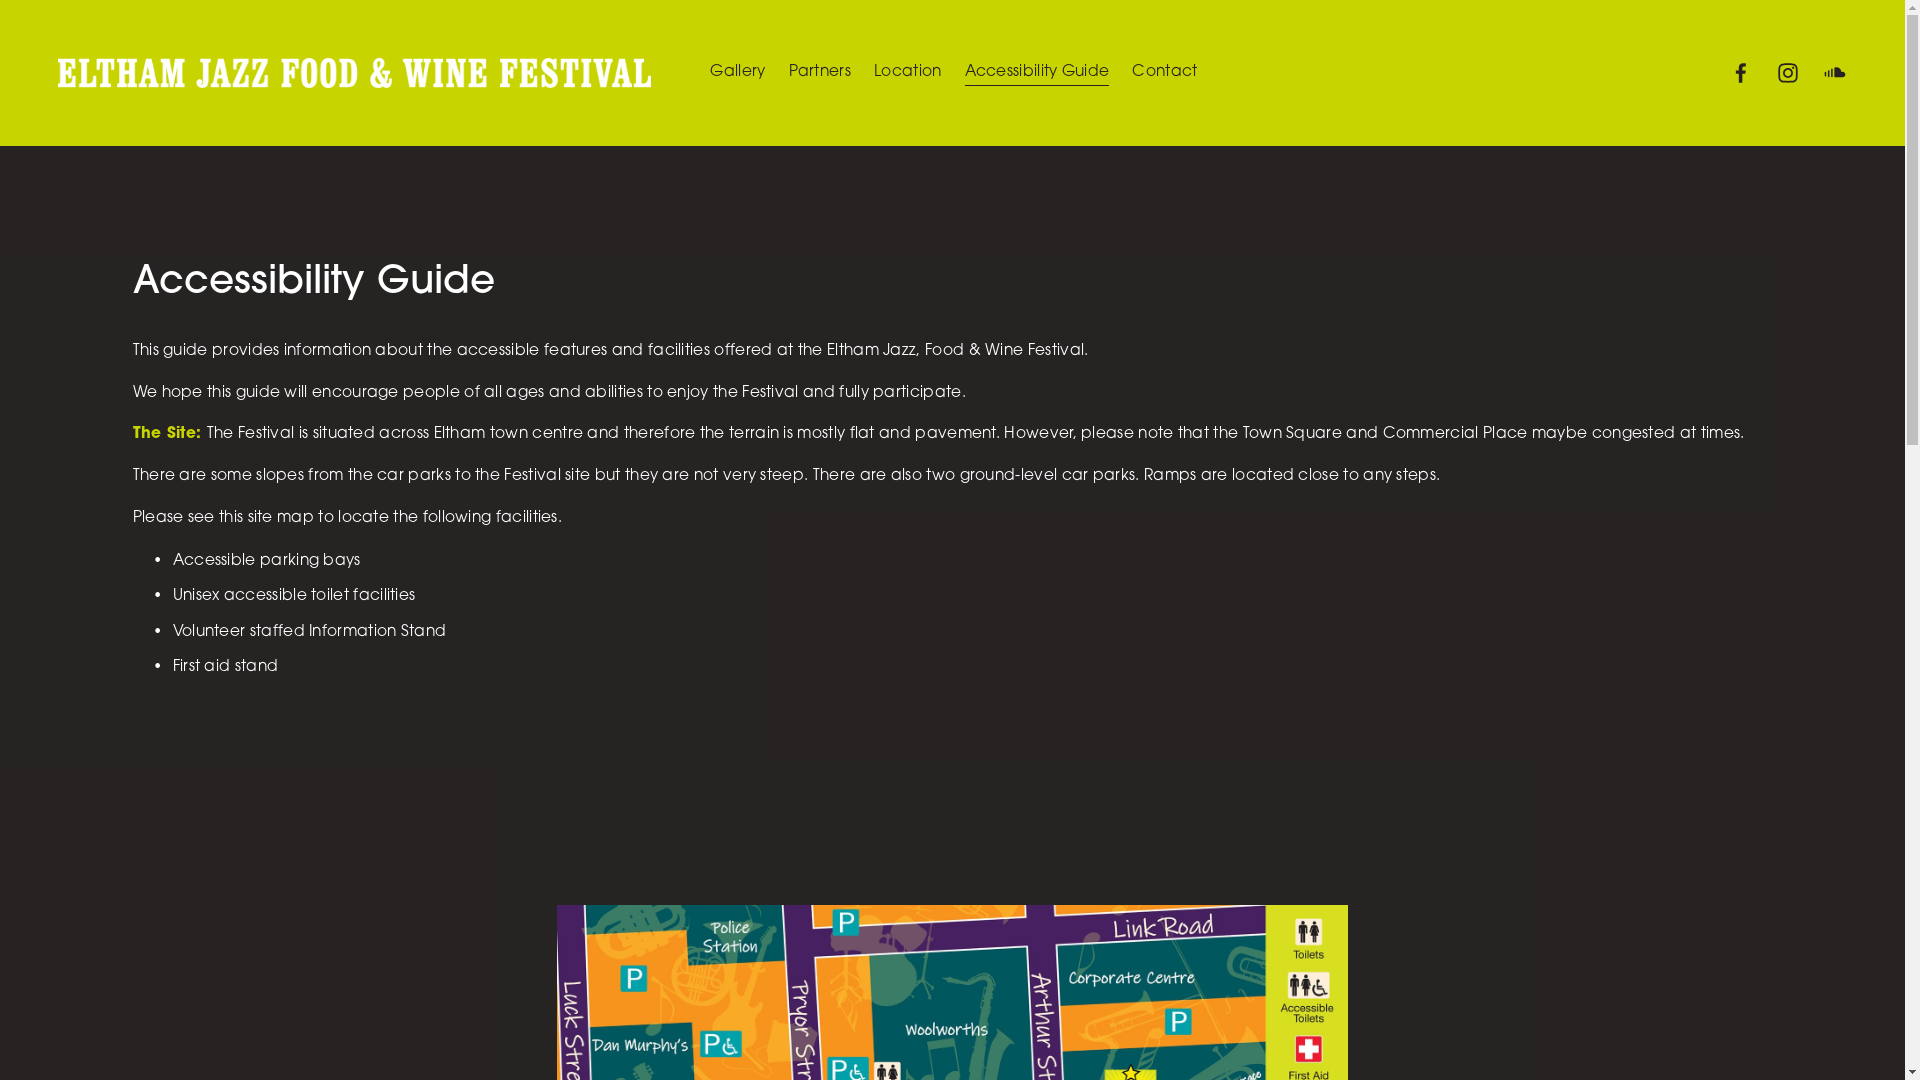  Describe the element at coordinates (710, 72) in the screenshot. I see `'Gallery'` at that location.